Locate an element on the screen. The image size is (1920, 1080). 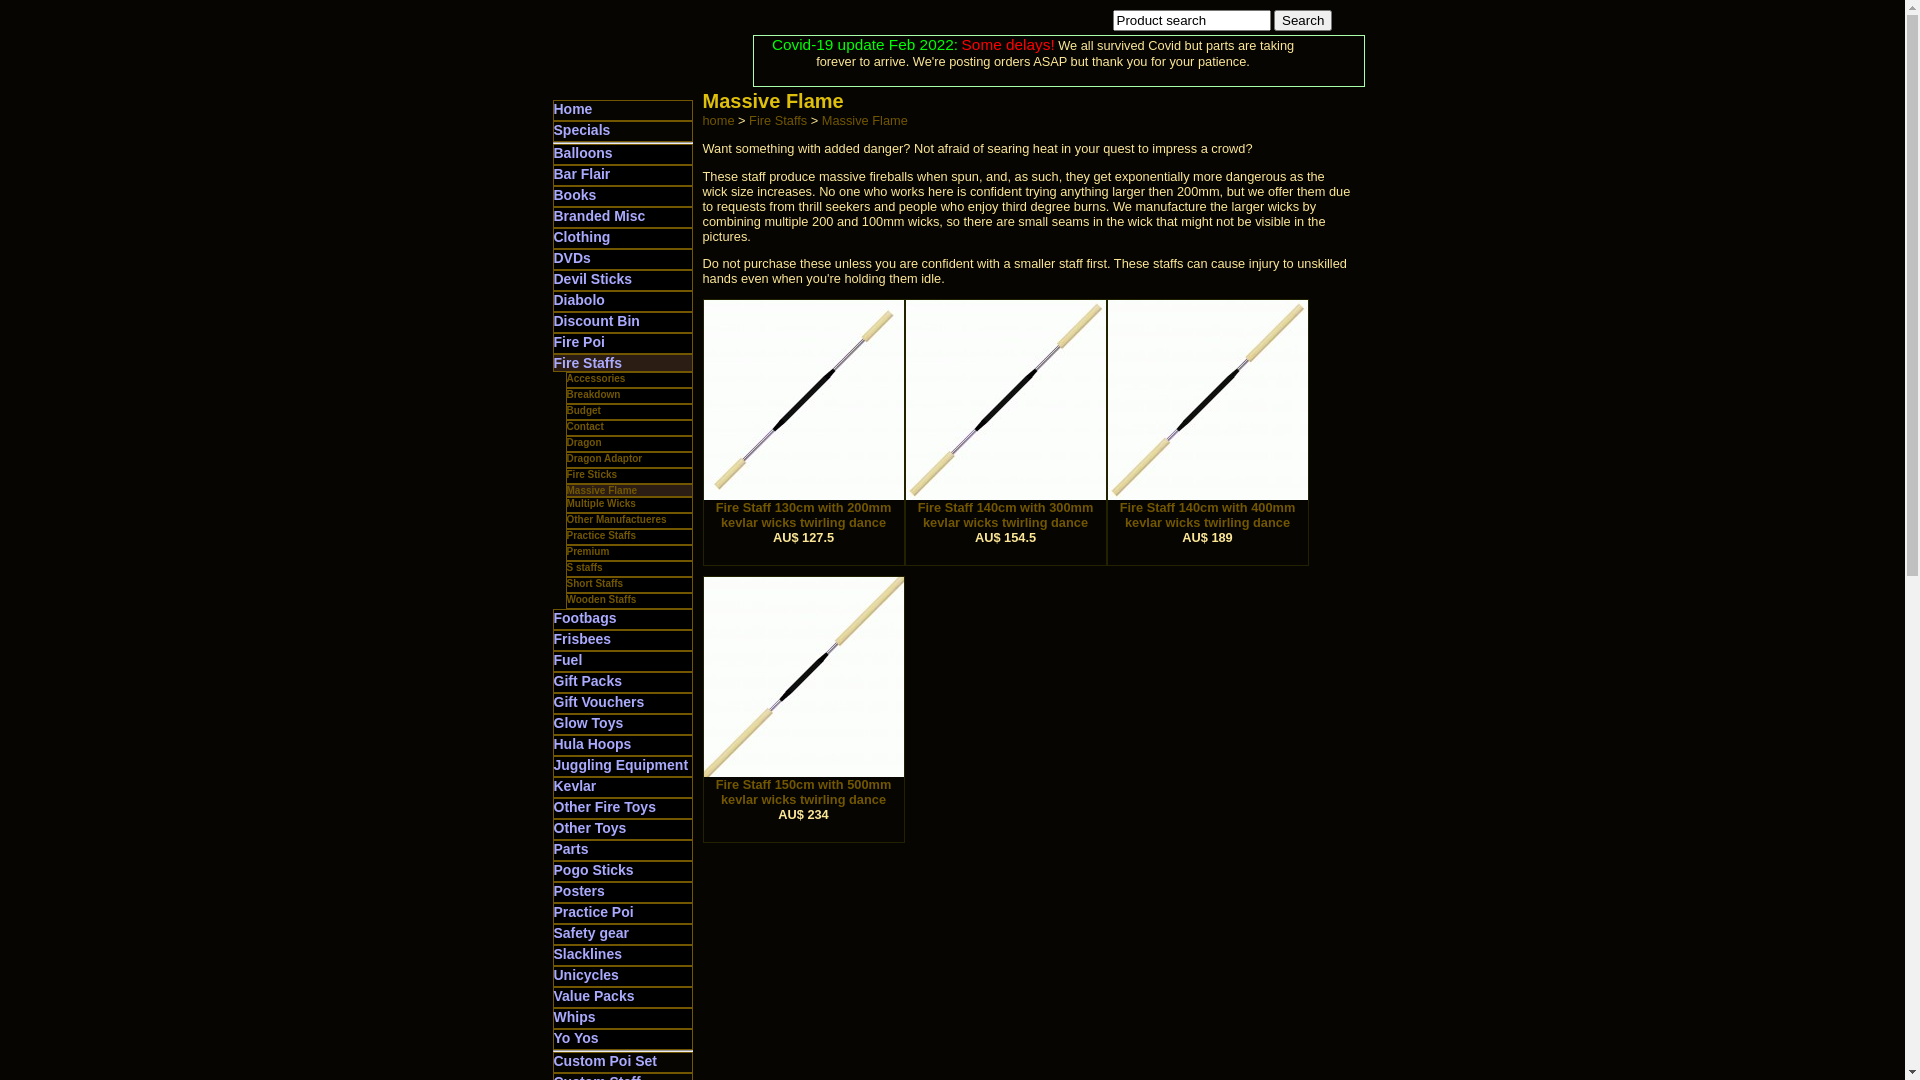
'Practice Poi' is located at coordinates (593, 911).